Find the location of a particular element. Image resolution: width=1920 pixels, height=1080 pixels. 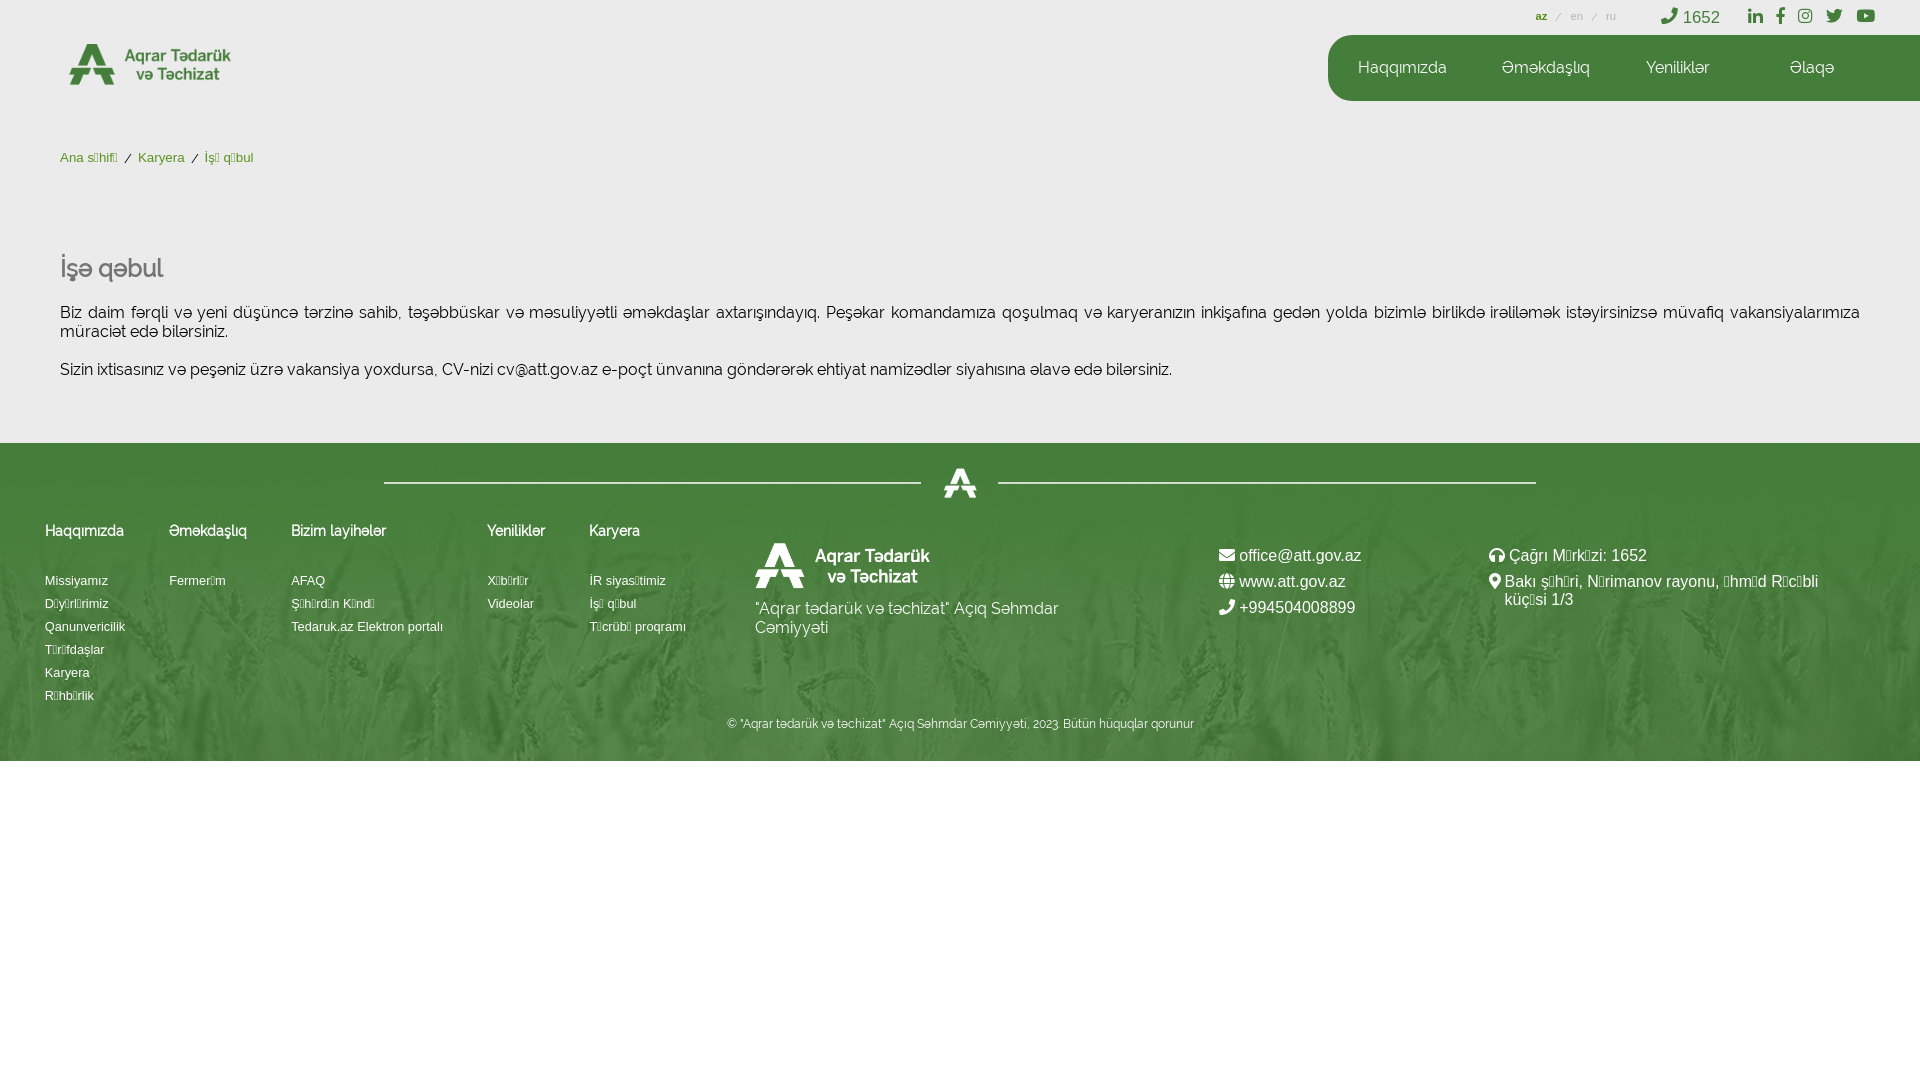

'en' is located at coordinates (1577, 15).